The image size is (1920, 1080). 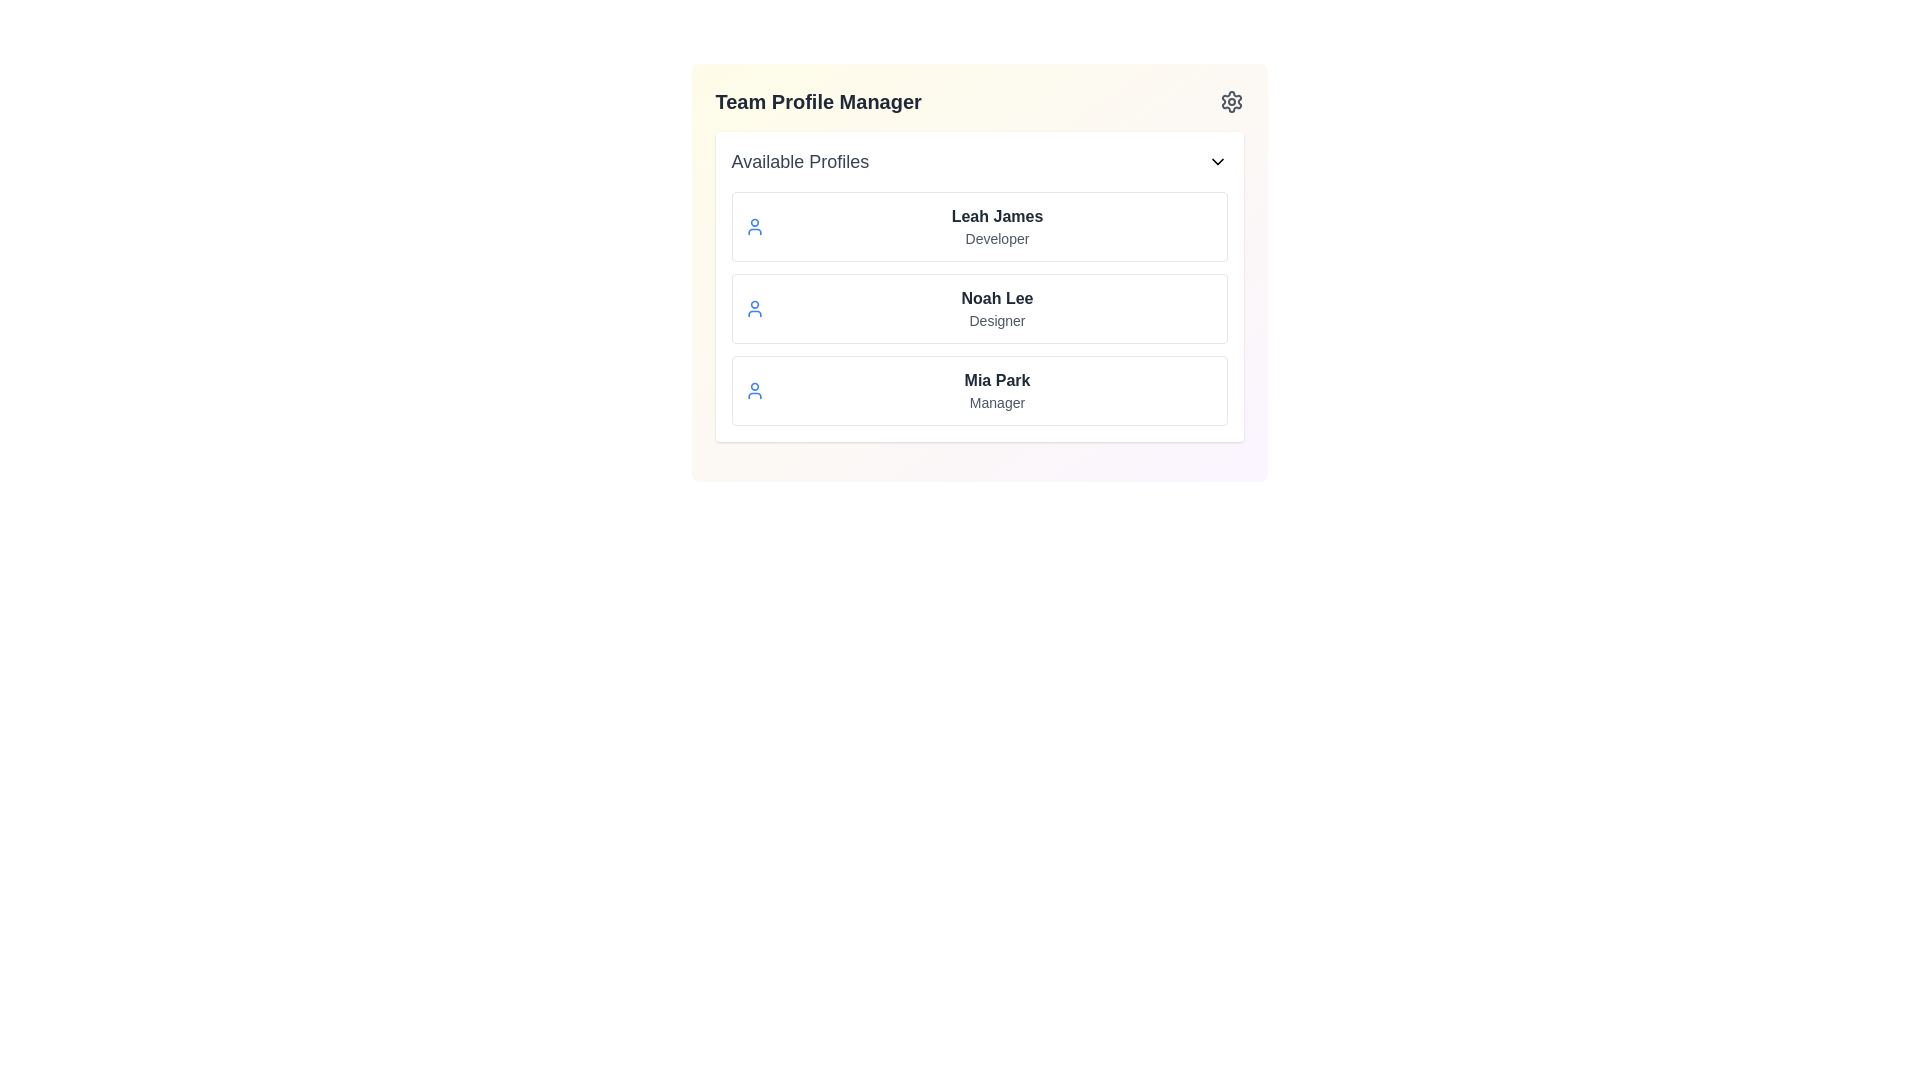 I want to click on the static text element indicating the role or title of 'Noah Lee', which is located directly below the primary text in the profile box, so click(x=997, y=319).